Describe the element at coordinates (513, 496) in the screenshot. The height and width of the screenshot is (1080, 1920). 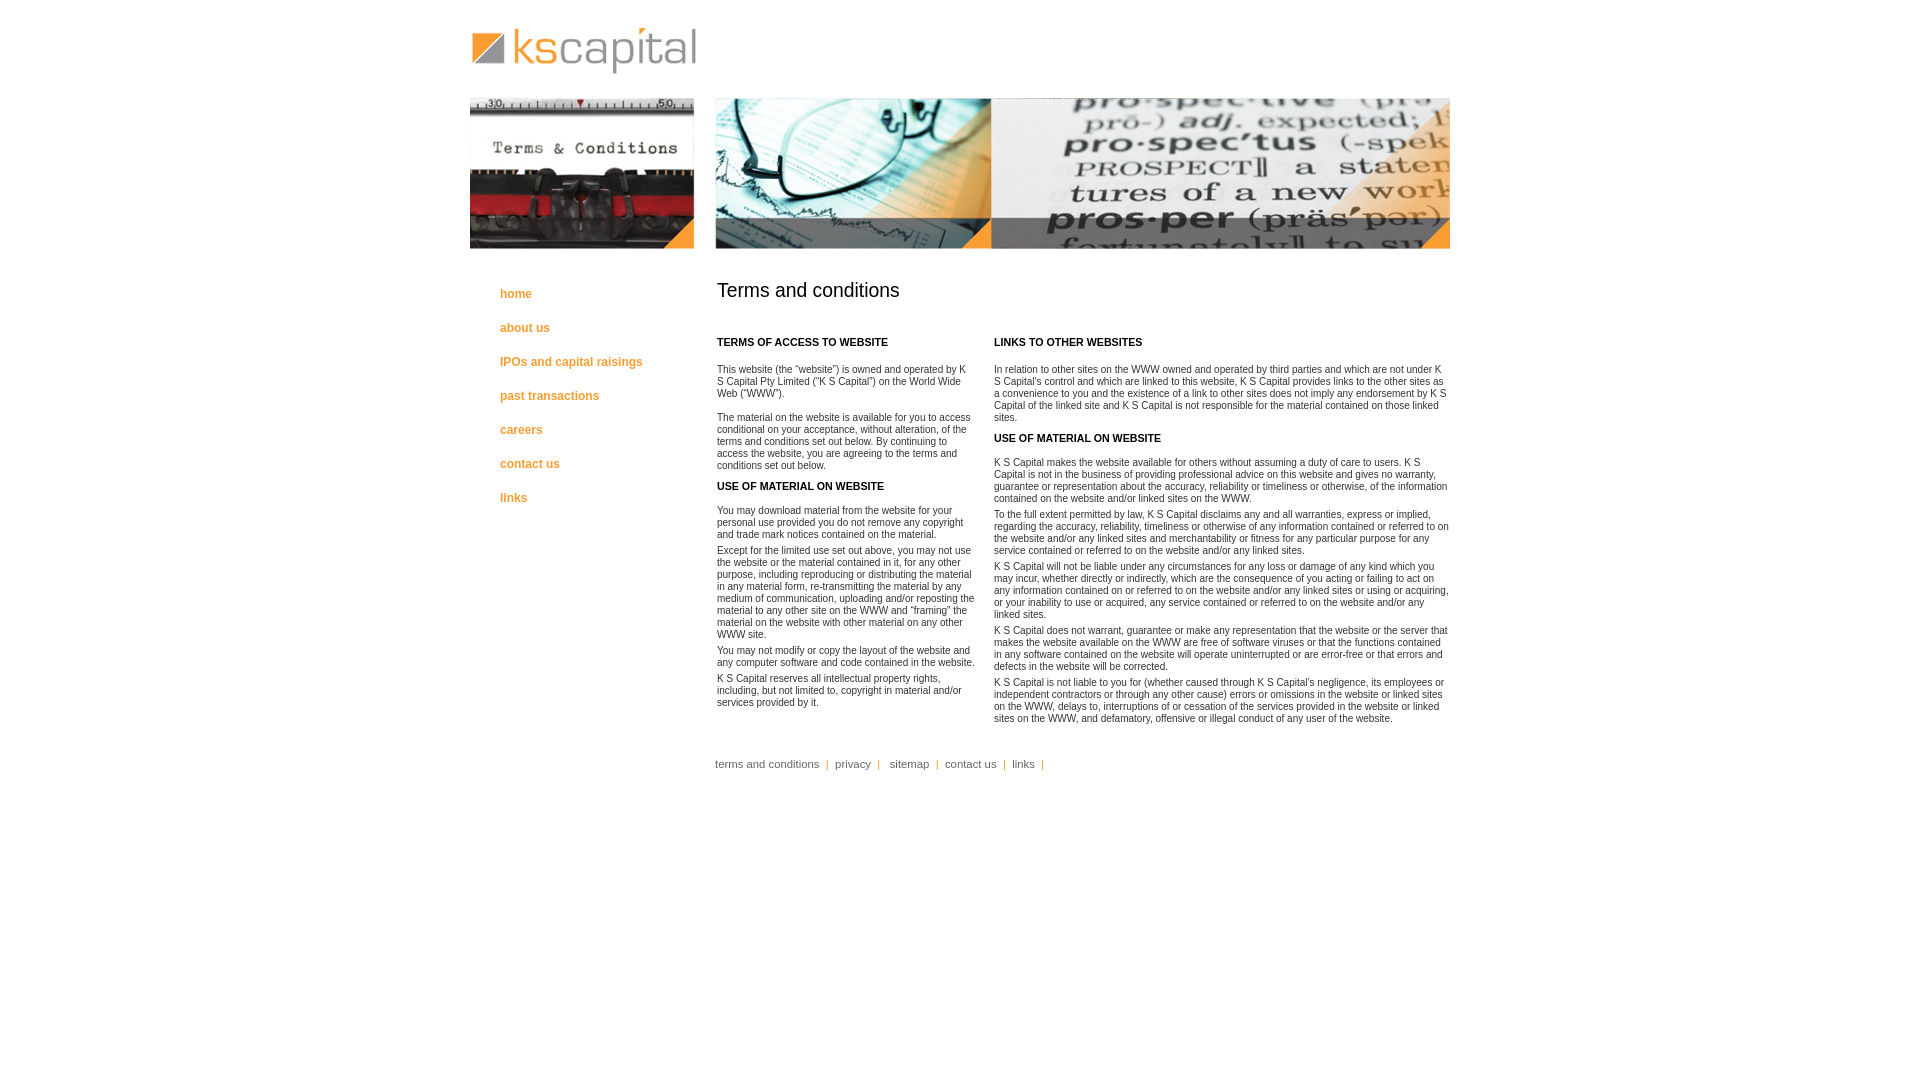
I see `'links'` at that location.